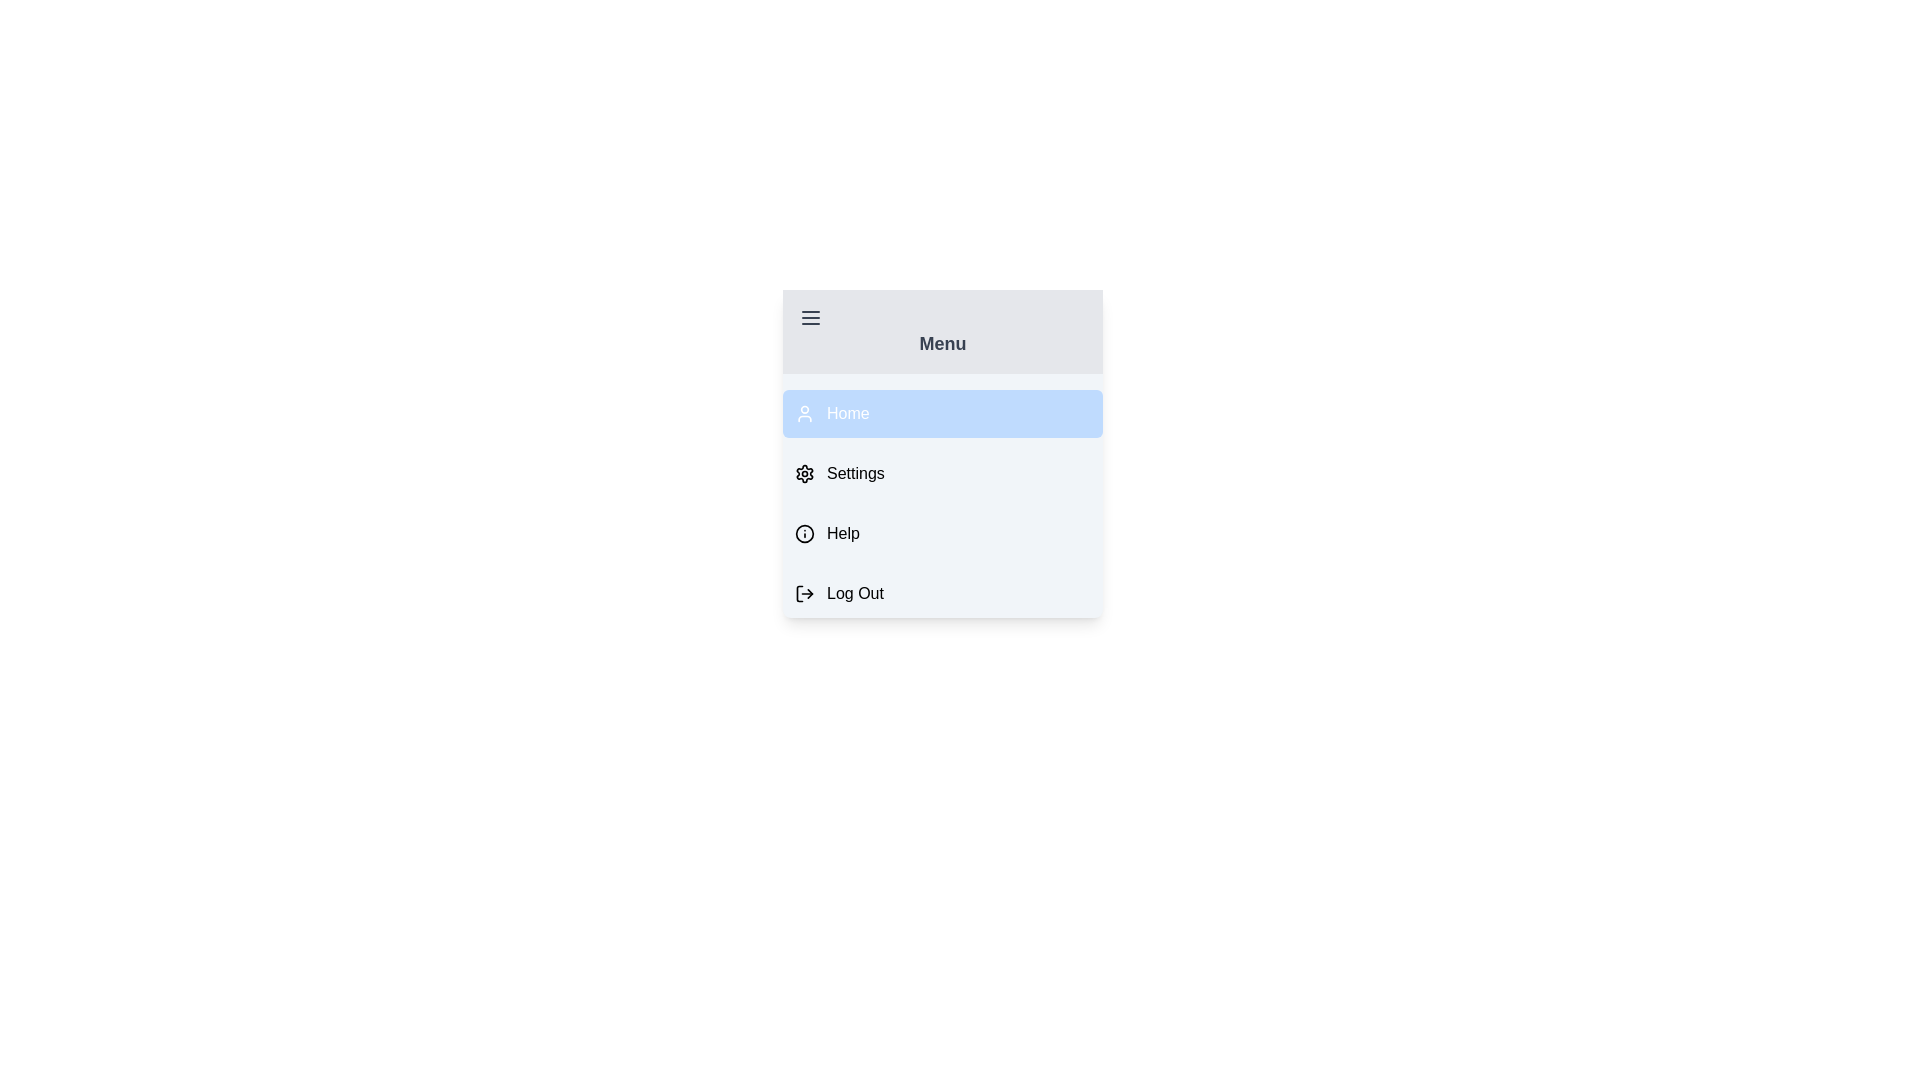 This screenshot has width=1920, height=1080. I want to click on the menu item labeled Settings, so click(941, 474).